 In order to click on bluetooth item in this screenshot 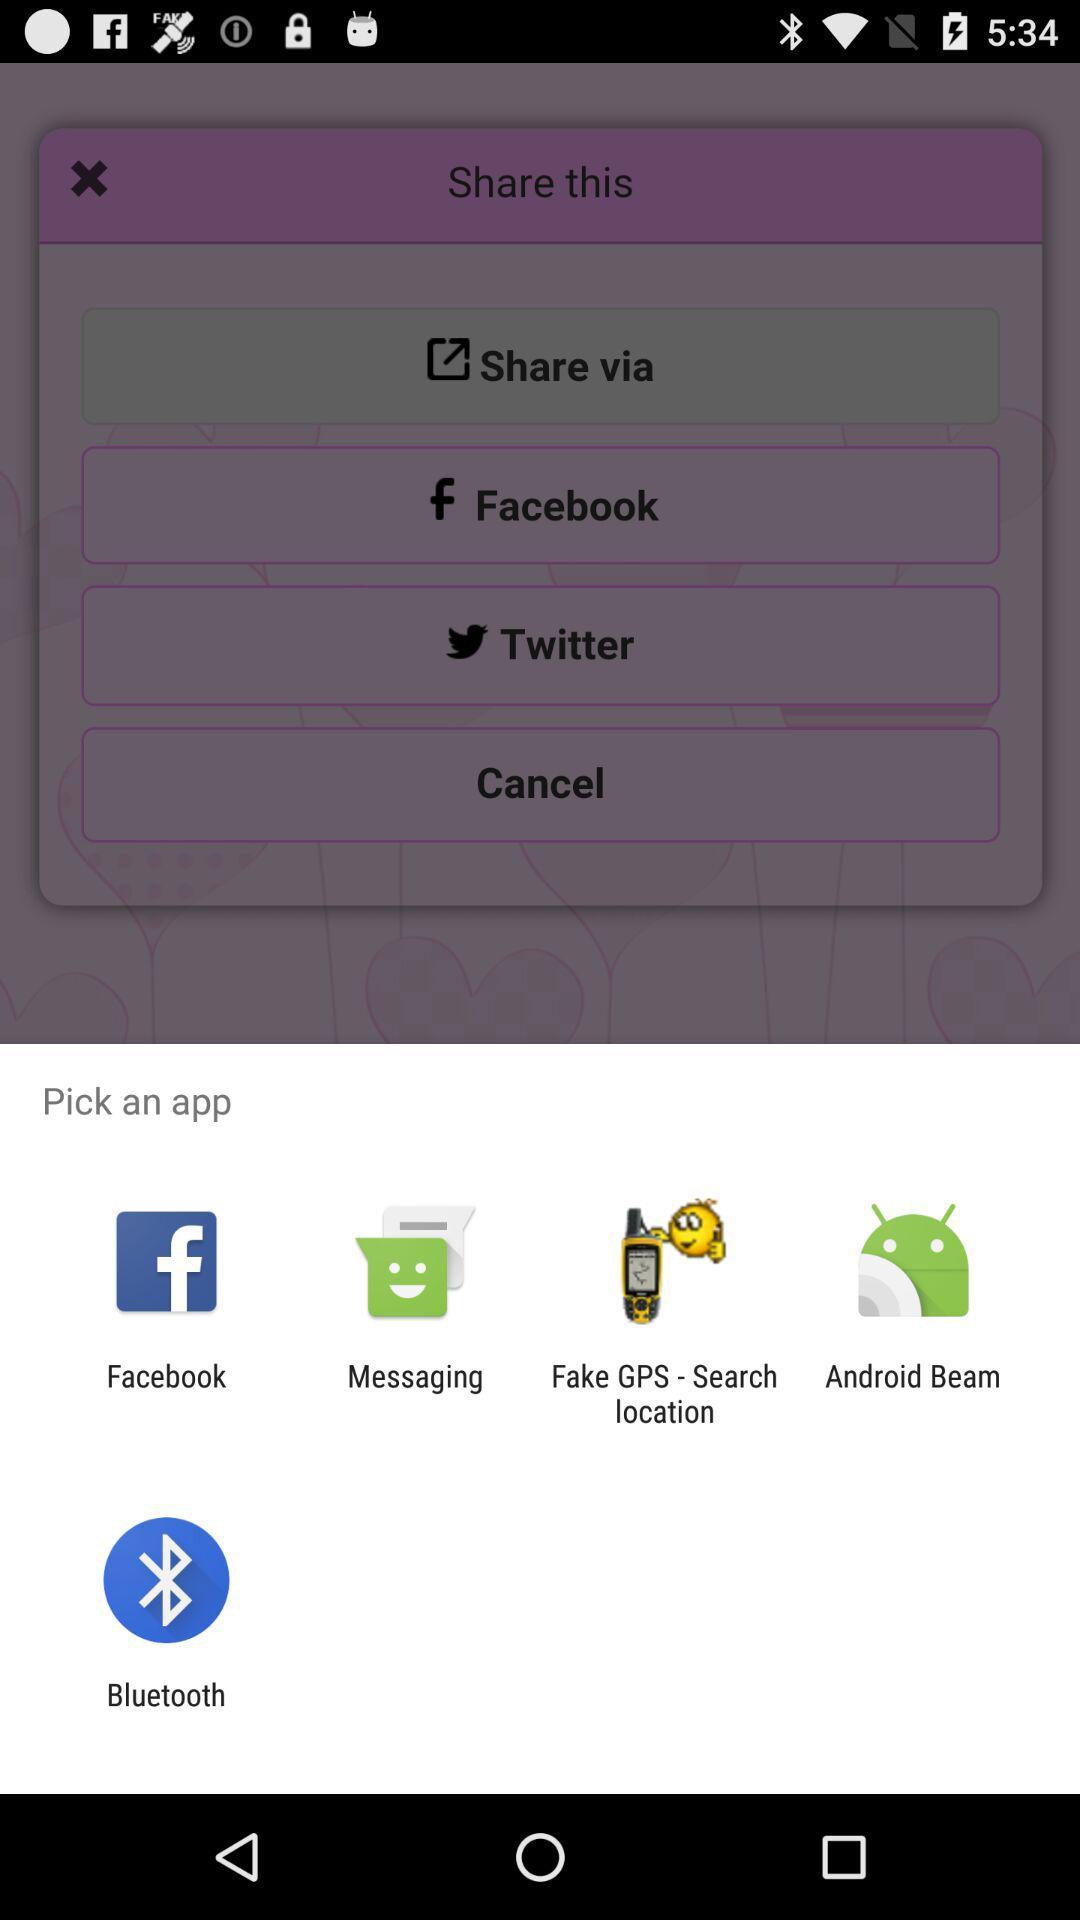, I will do `click(165, 1711)`.